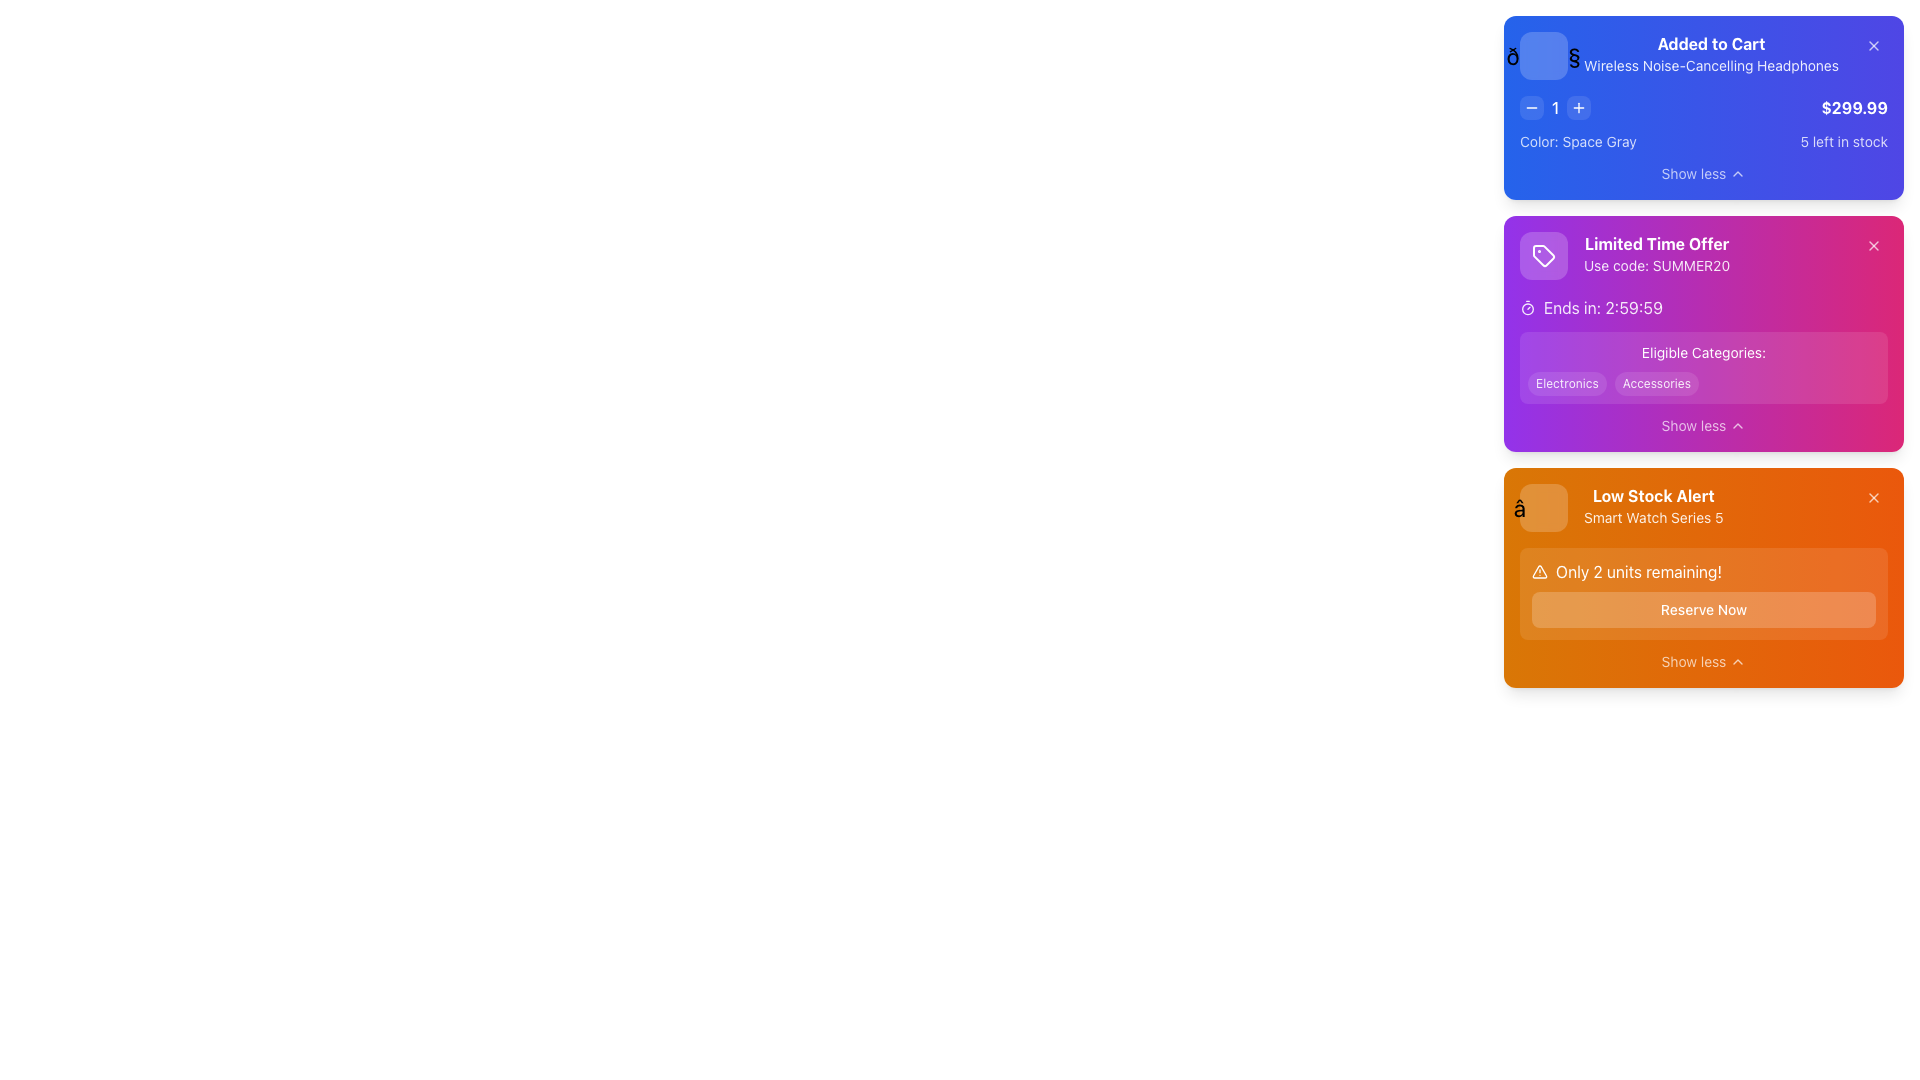 This screenshot has height=1080, width=1920. What do you see at coordinates (1543, 254) in the screenshot?
I see `the Icon button located within the 'Limited Time Offer' section, which features a tag-shaped icon with a transparent white background and rounded corners` at bounding box center [1543, 254].